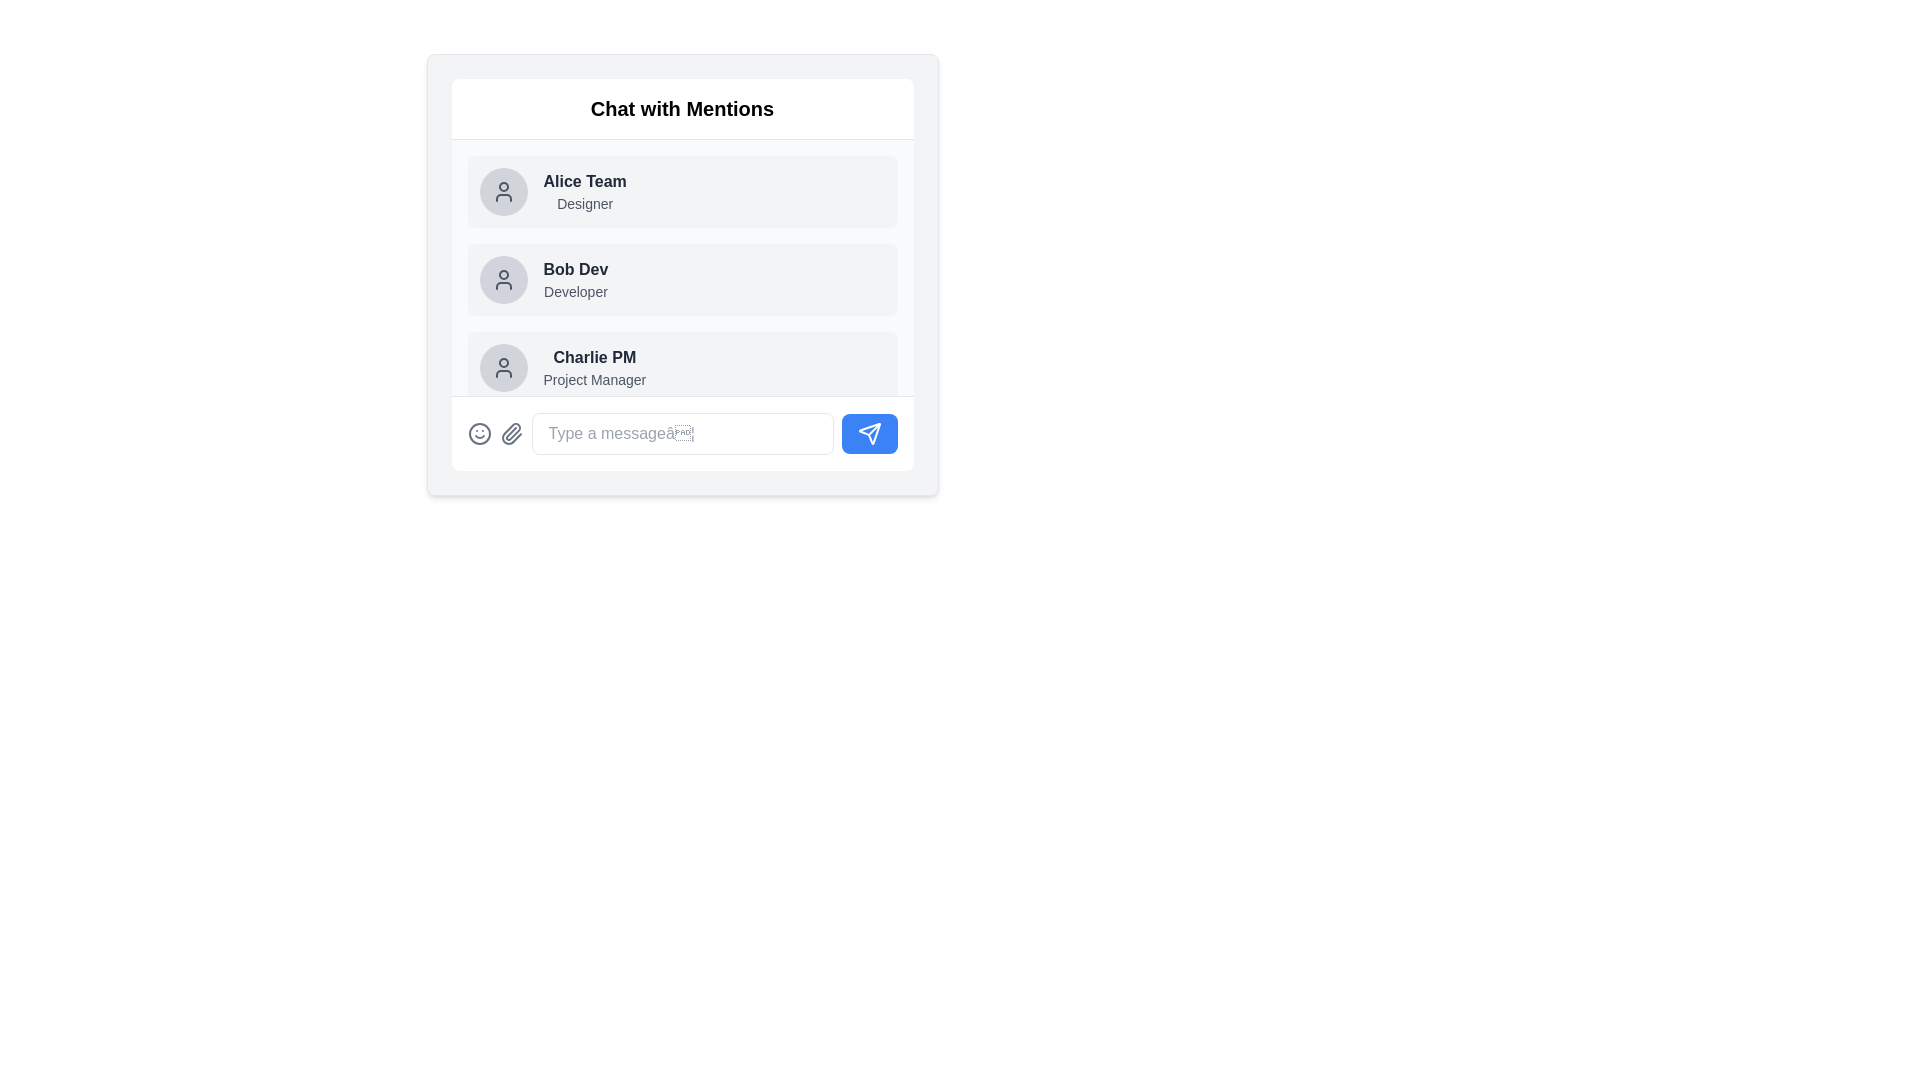 This screenshot has height=1080, width=1920. What do you see at coordinates (503, 192) in the screenshot?
I see `the circular profile avatar icon with a gray person silhouette located in the first user card of the 'Chat with Mentions' list` at bounding box center [503, 192].